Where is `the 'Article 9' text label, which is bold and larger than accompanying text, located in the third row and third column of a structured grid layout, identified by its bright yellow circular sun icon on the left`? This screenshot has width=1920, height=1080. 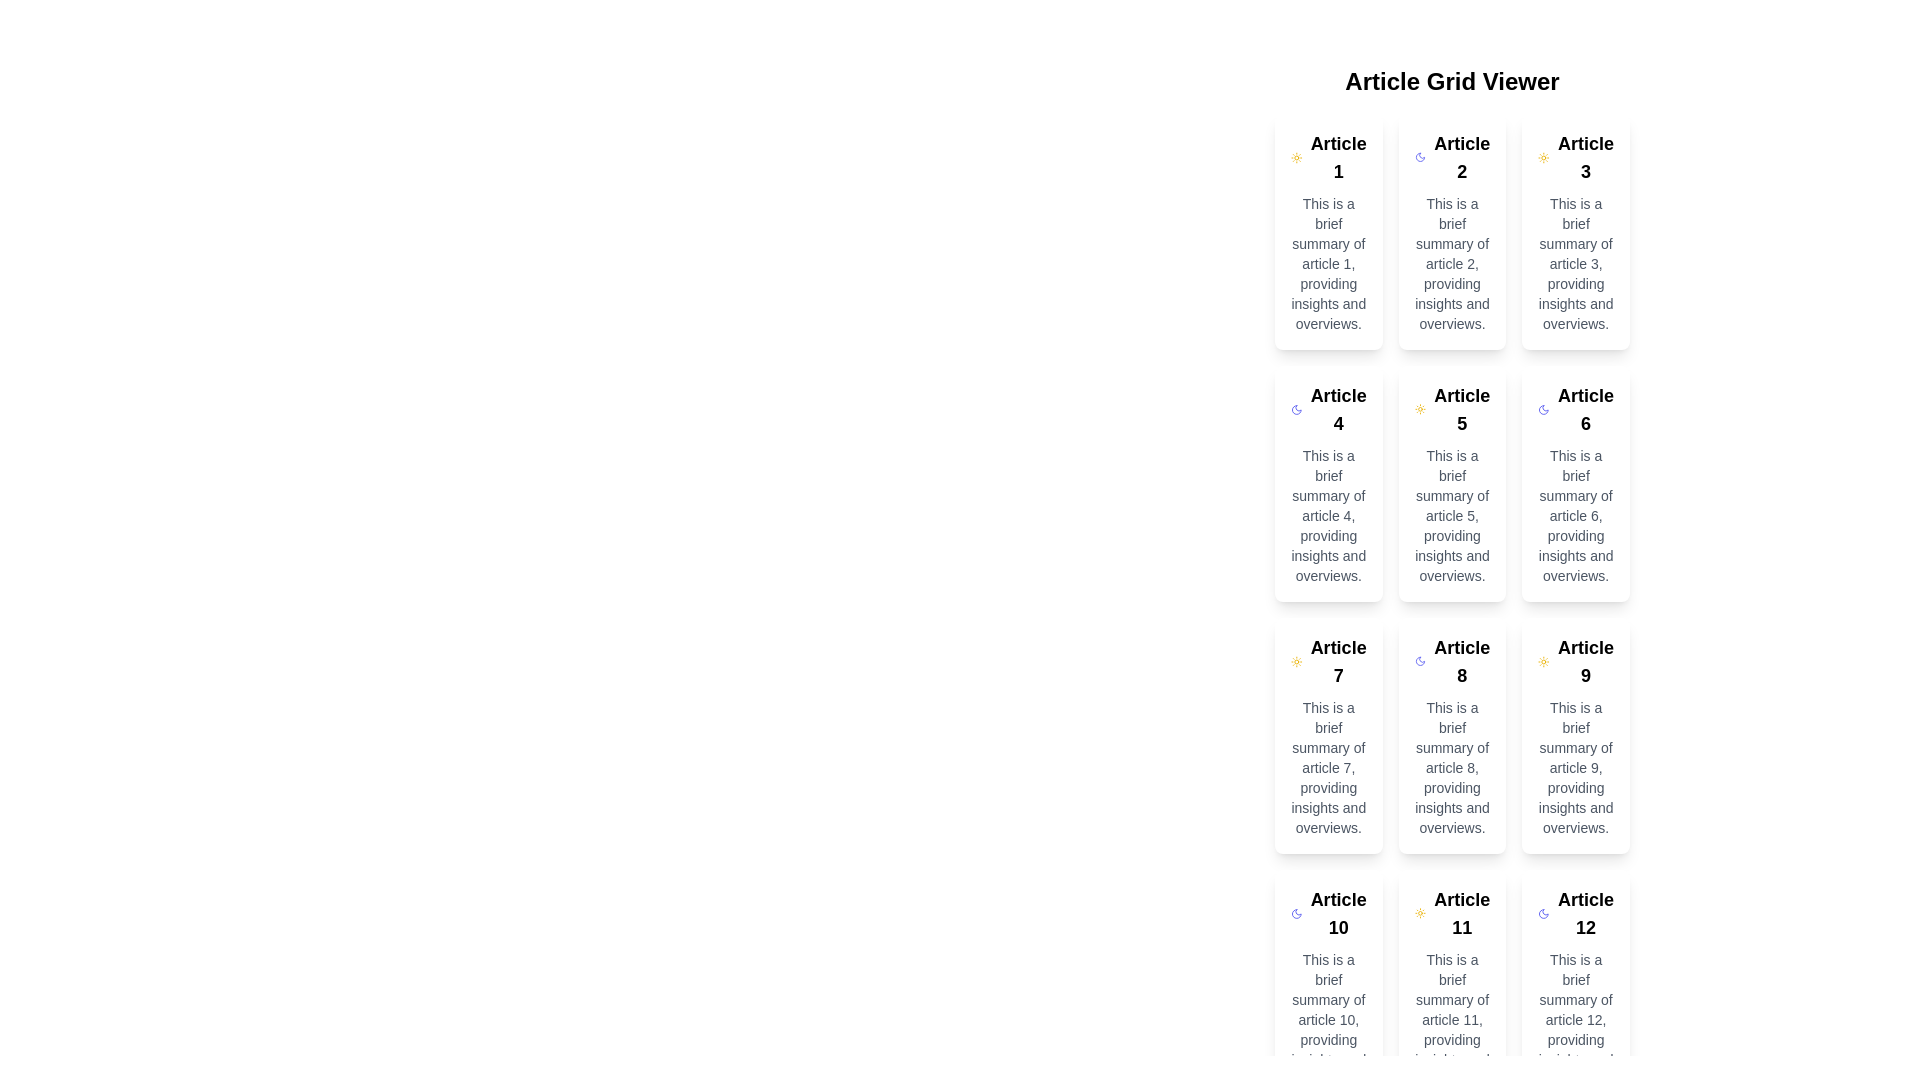 the 'Article 9' text label, which is bold and larger than accompanying text, located in the third row and third column of a structured grid layout, identified by its bright yellow circular sun icon on the left is located at coordinates (1575, 662).